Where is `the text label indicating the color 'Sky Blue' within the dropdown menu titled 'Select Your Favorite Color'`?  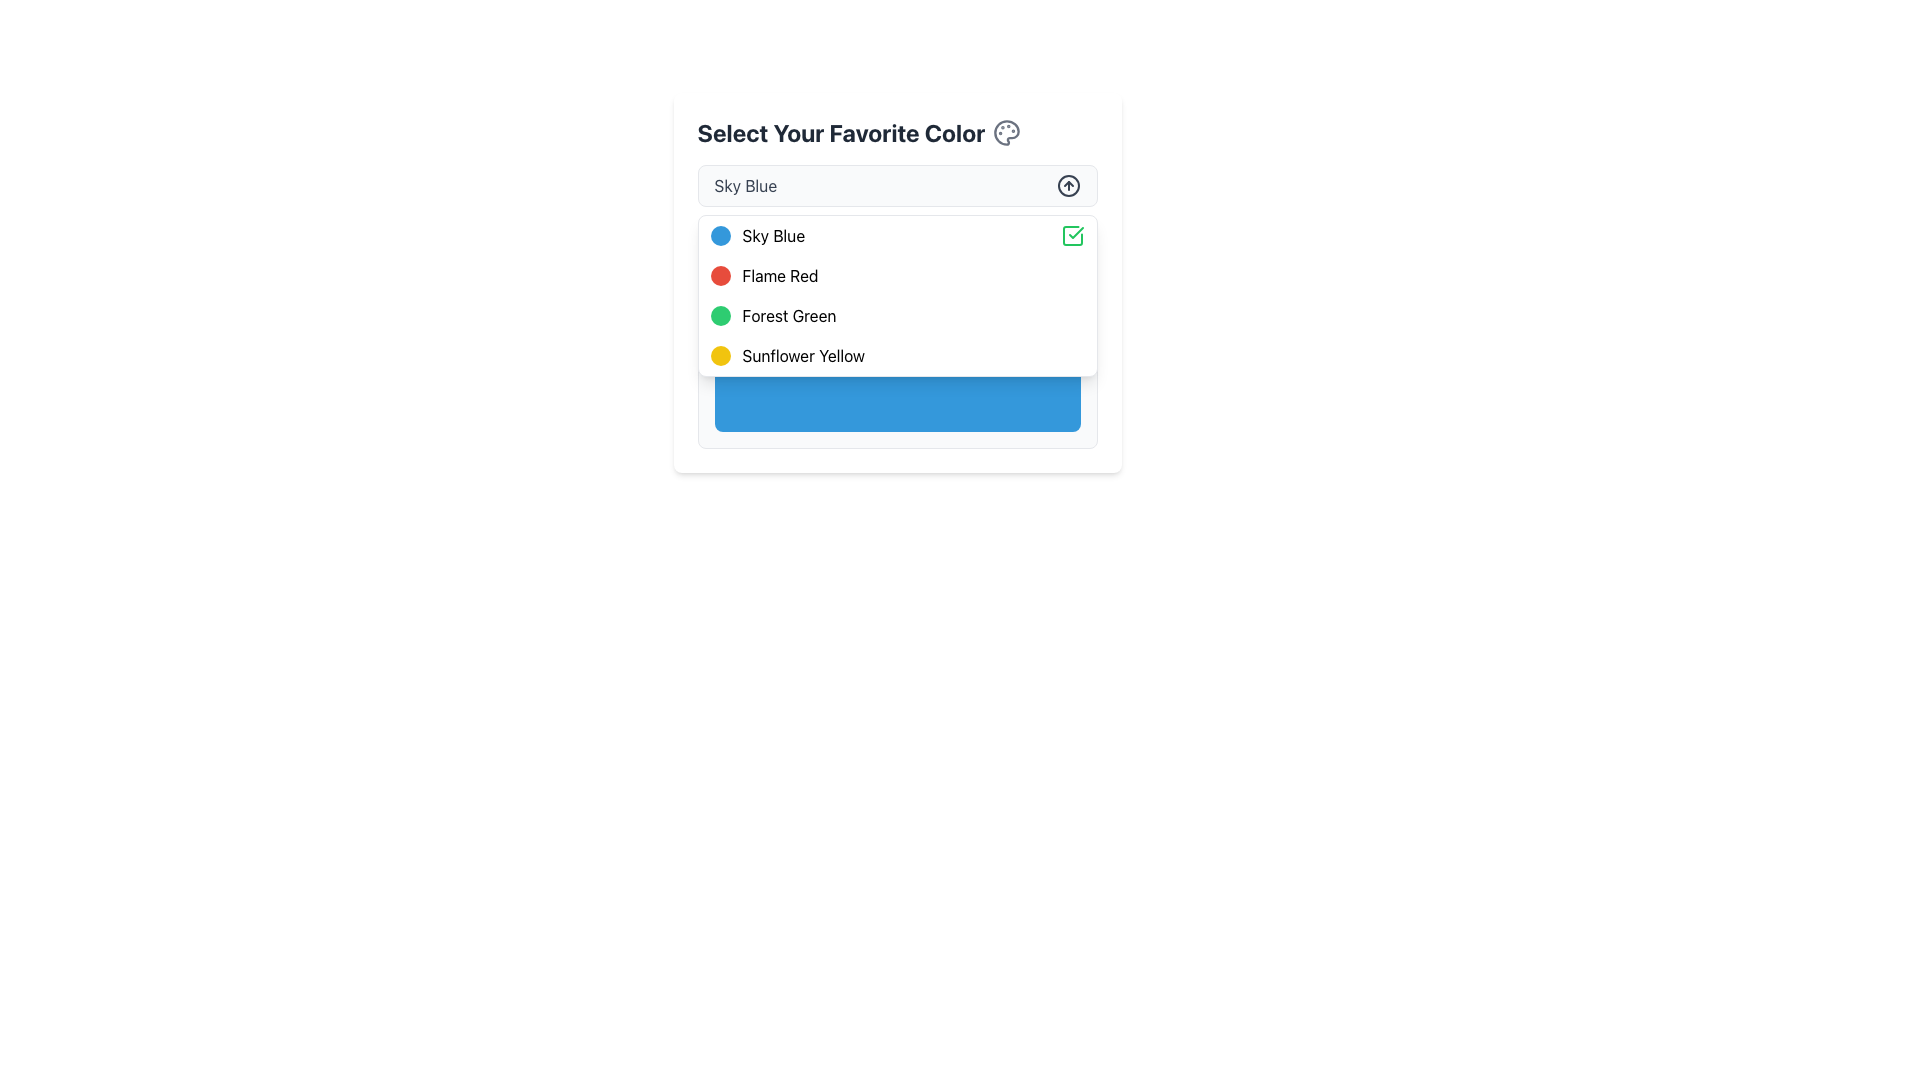
the text label indicating the color 'Sky Blue' within the dropdown menu titled 'Select Your Favorite Color' is located at coordinates (772, 234).